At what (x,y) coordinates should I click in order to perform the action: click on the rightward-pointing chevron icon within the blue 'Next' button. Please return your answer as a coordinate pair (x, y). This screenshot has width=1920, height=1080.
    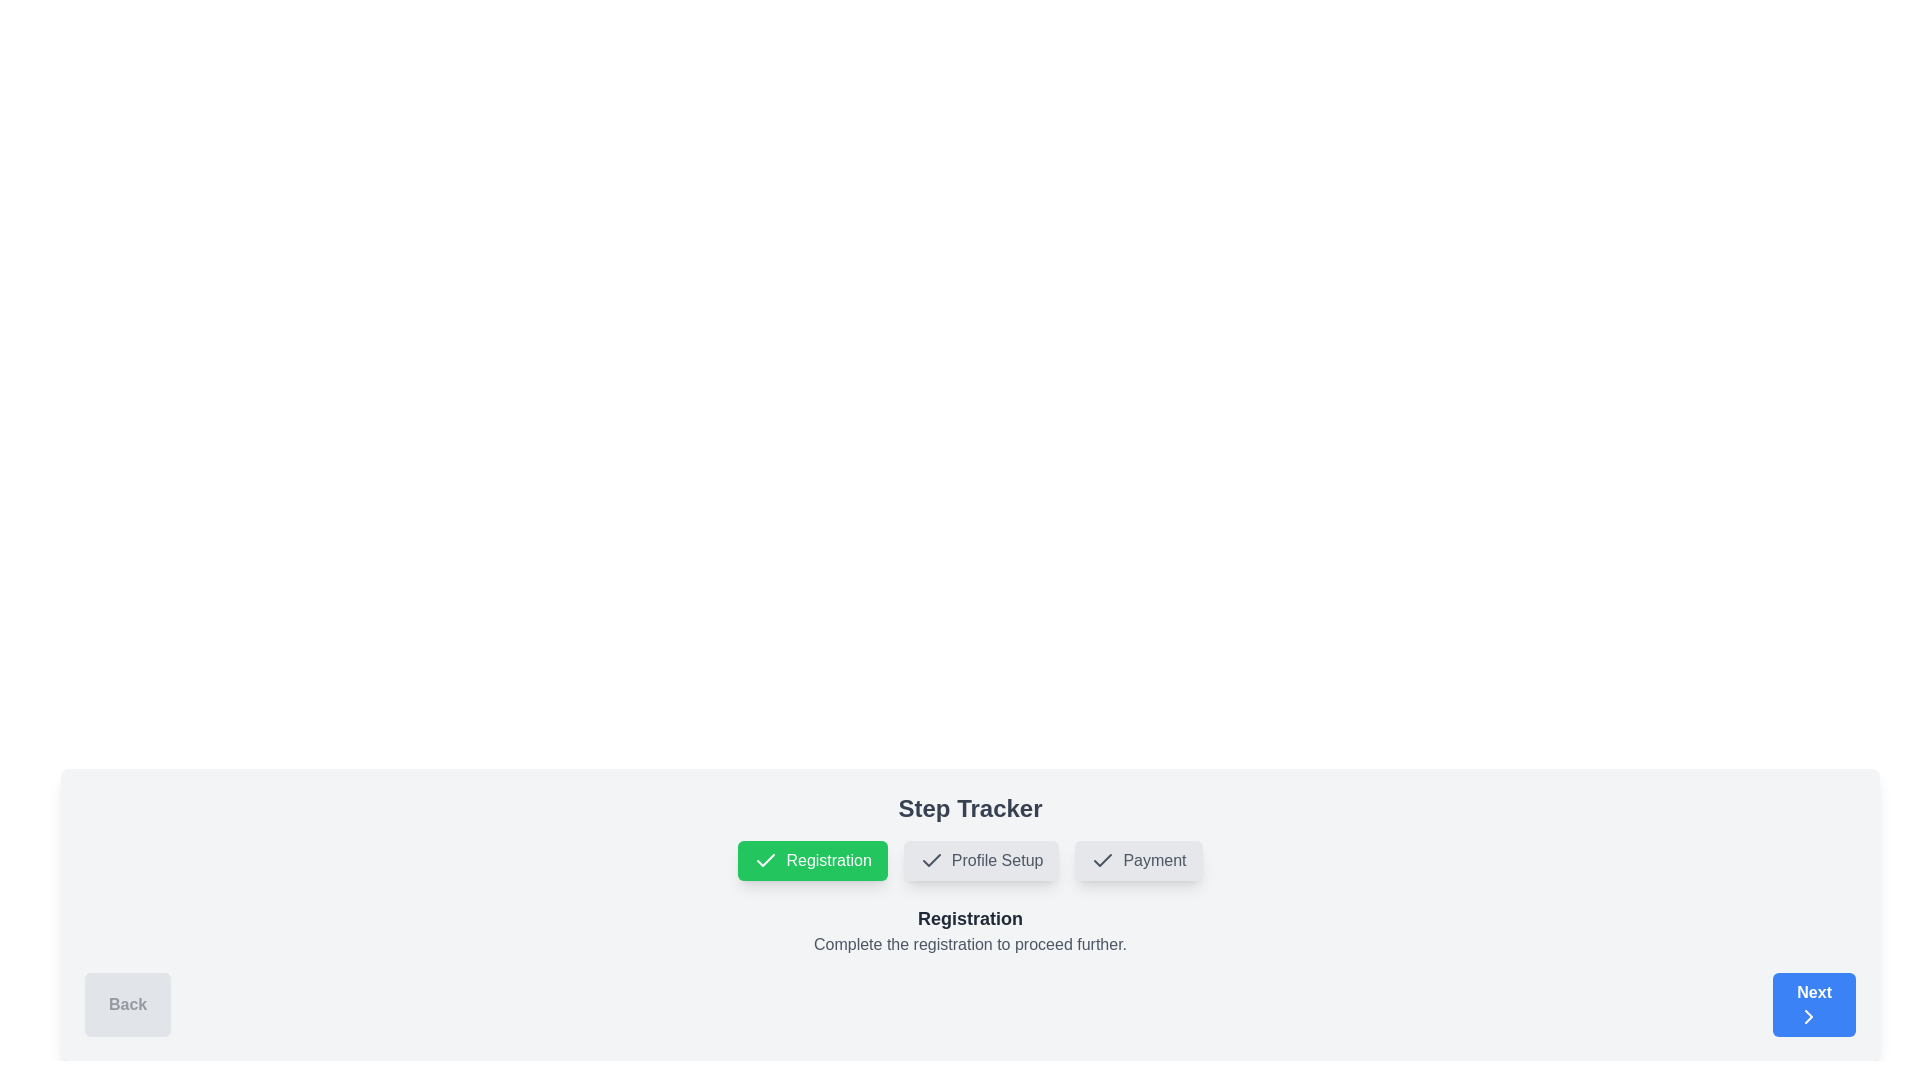
    Looking at the image, I should click on (1809, 1017).